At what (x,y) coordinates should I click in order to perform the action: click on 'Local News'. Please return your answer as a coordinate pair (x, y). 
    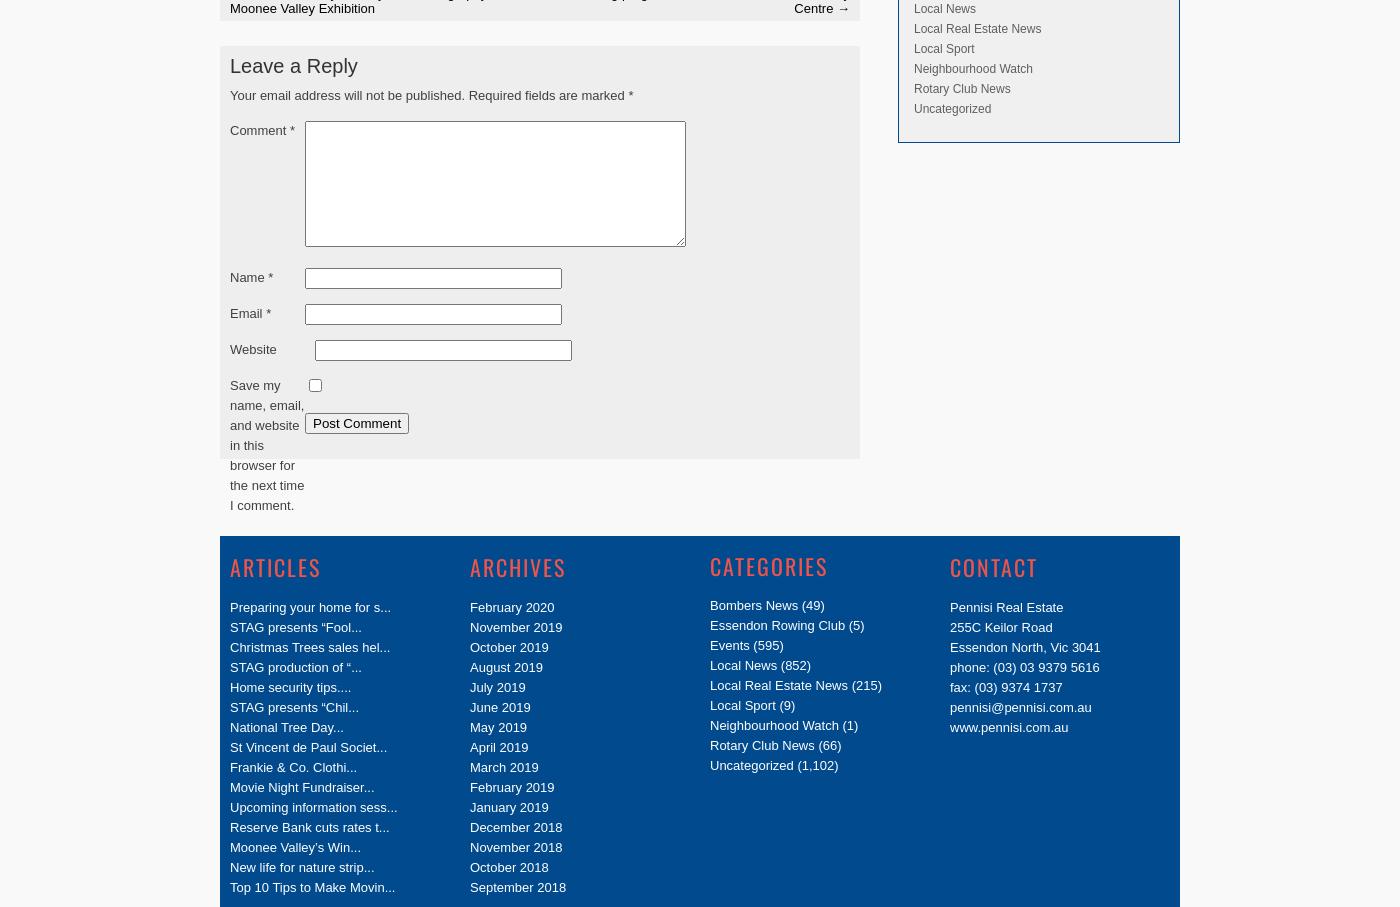
    Looking at the image, I should click on (945, 6).